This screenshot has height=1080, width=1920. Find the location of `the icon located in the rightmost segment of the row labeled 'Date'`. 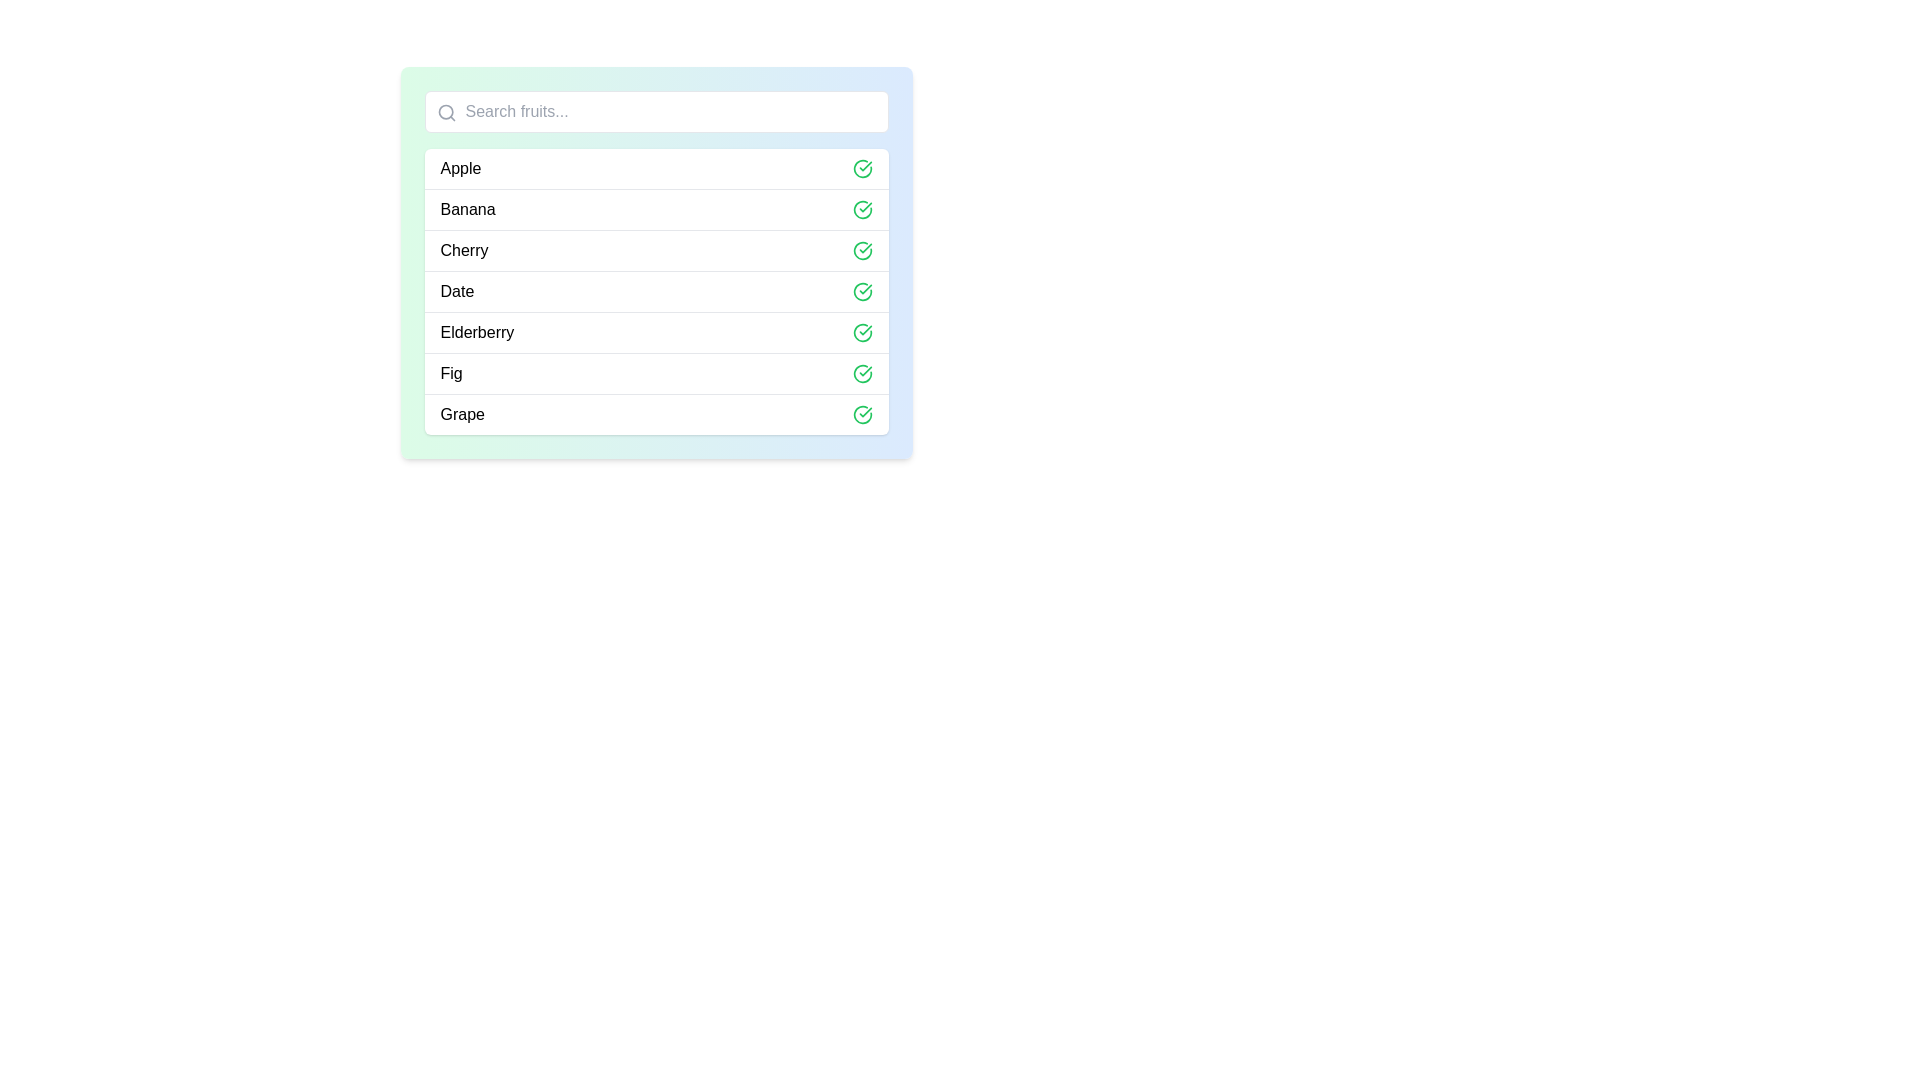

the icon located in the rightmost segment of the row labeled 'Date' is located at coordinates (862, 292).